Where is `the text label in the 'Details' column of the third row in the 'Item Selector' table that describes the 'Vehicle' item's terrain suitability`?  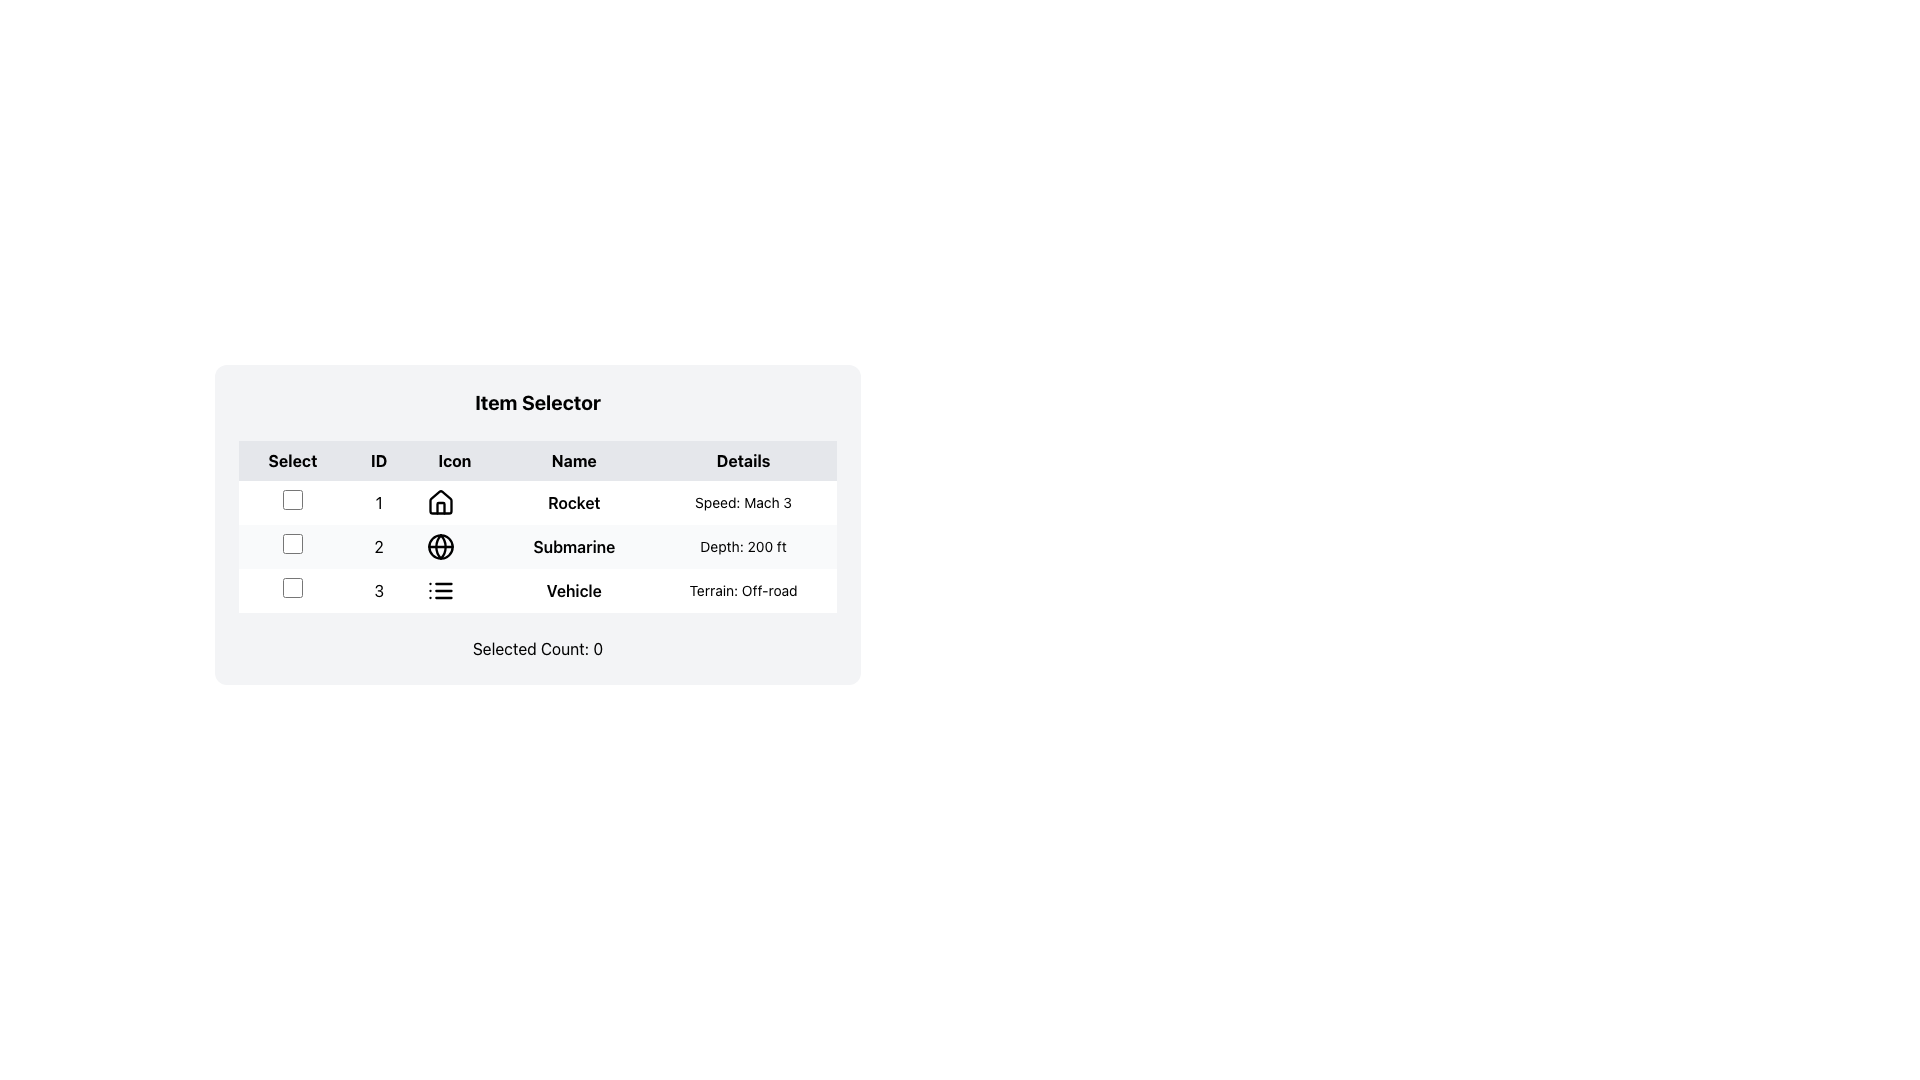
the text label in the 'Details' column of the third row in the 'Item Selector' table that describes the 'Vehicle' item's terrain suitability is located at coordinates (742, 589).